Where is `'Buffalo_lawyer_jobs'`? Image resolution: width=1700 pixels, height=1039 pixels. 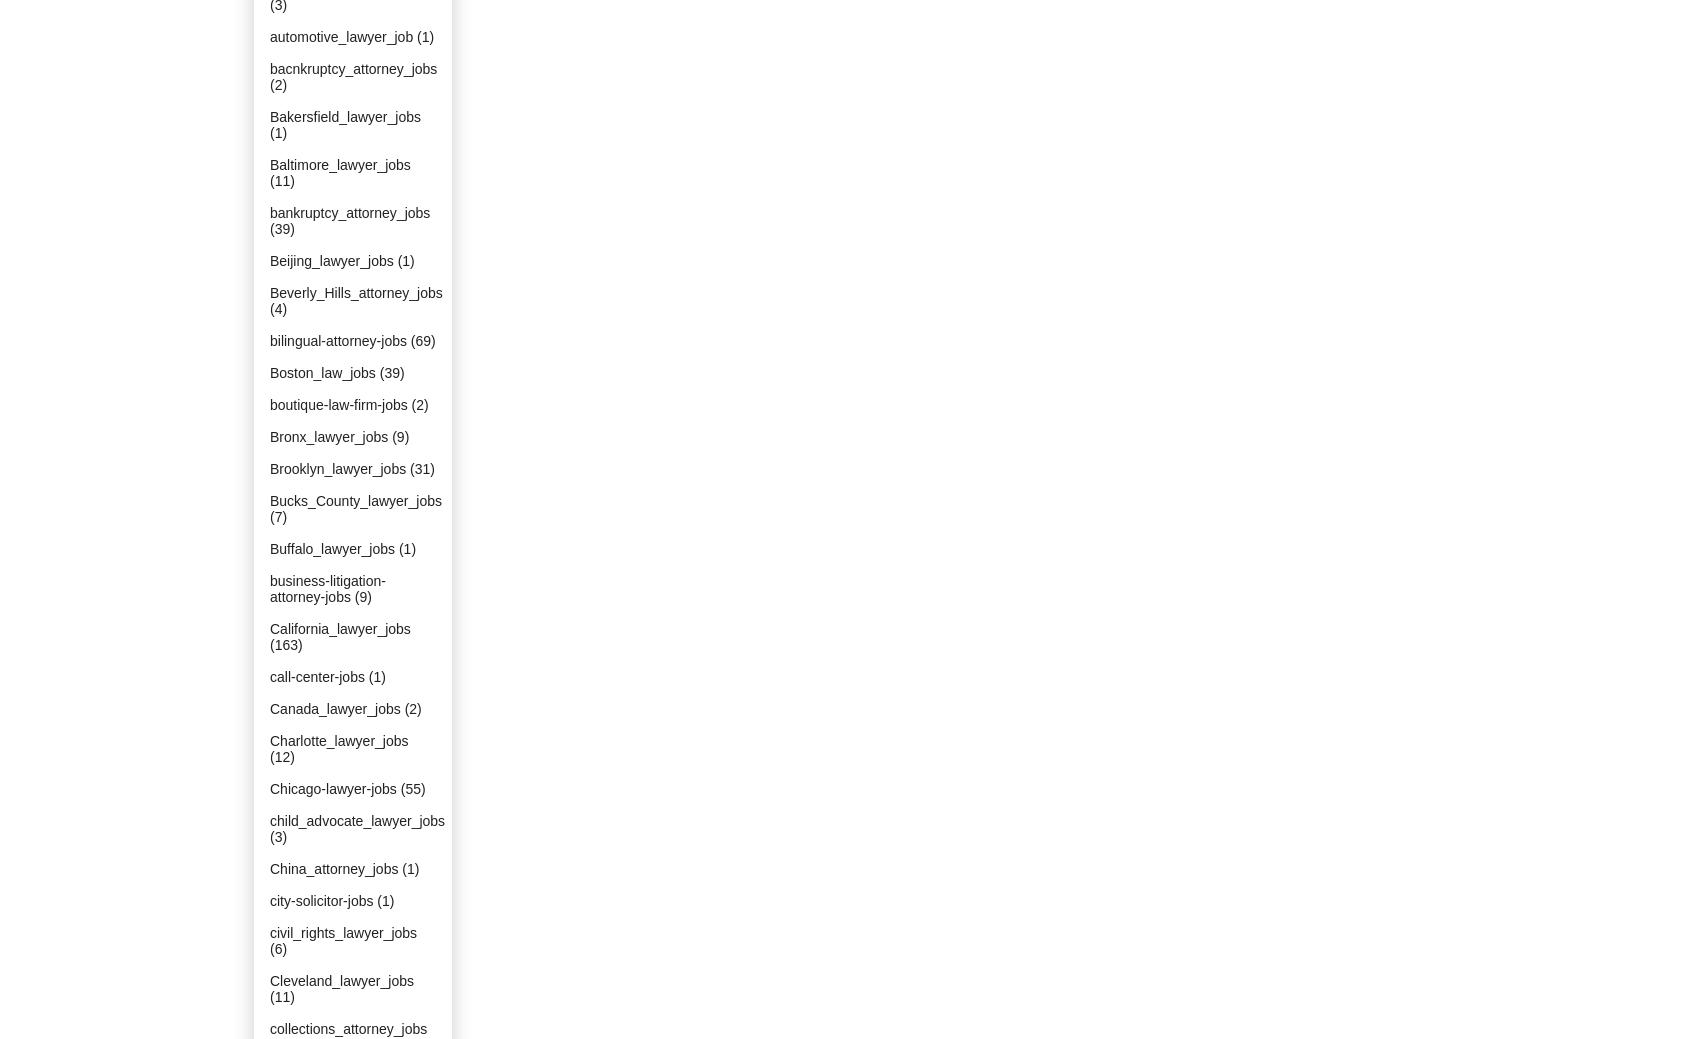 'Buffalo_lawyer_jobs' is located at coordinates (331, 549).